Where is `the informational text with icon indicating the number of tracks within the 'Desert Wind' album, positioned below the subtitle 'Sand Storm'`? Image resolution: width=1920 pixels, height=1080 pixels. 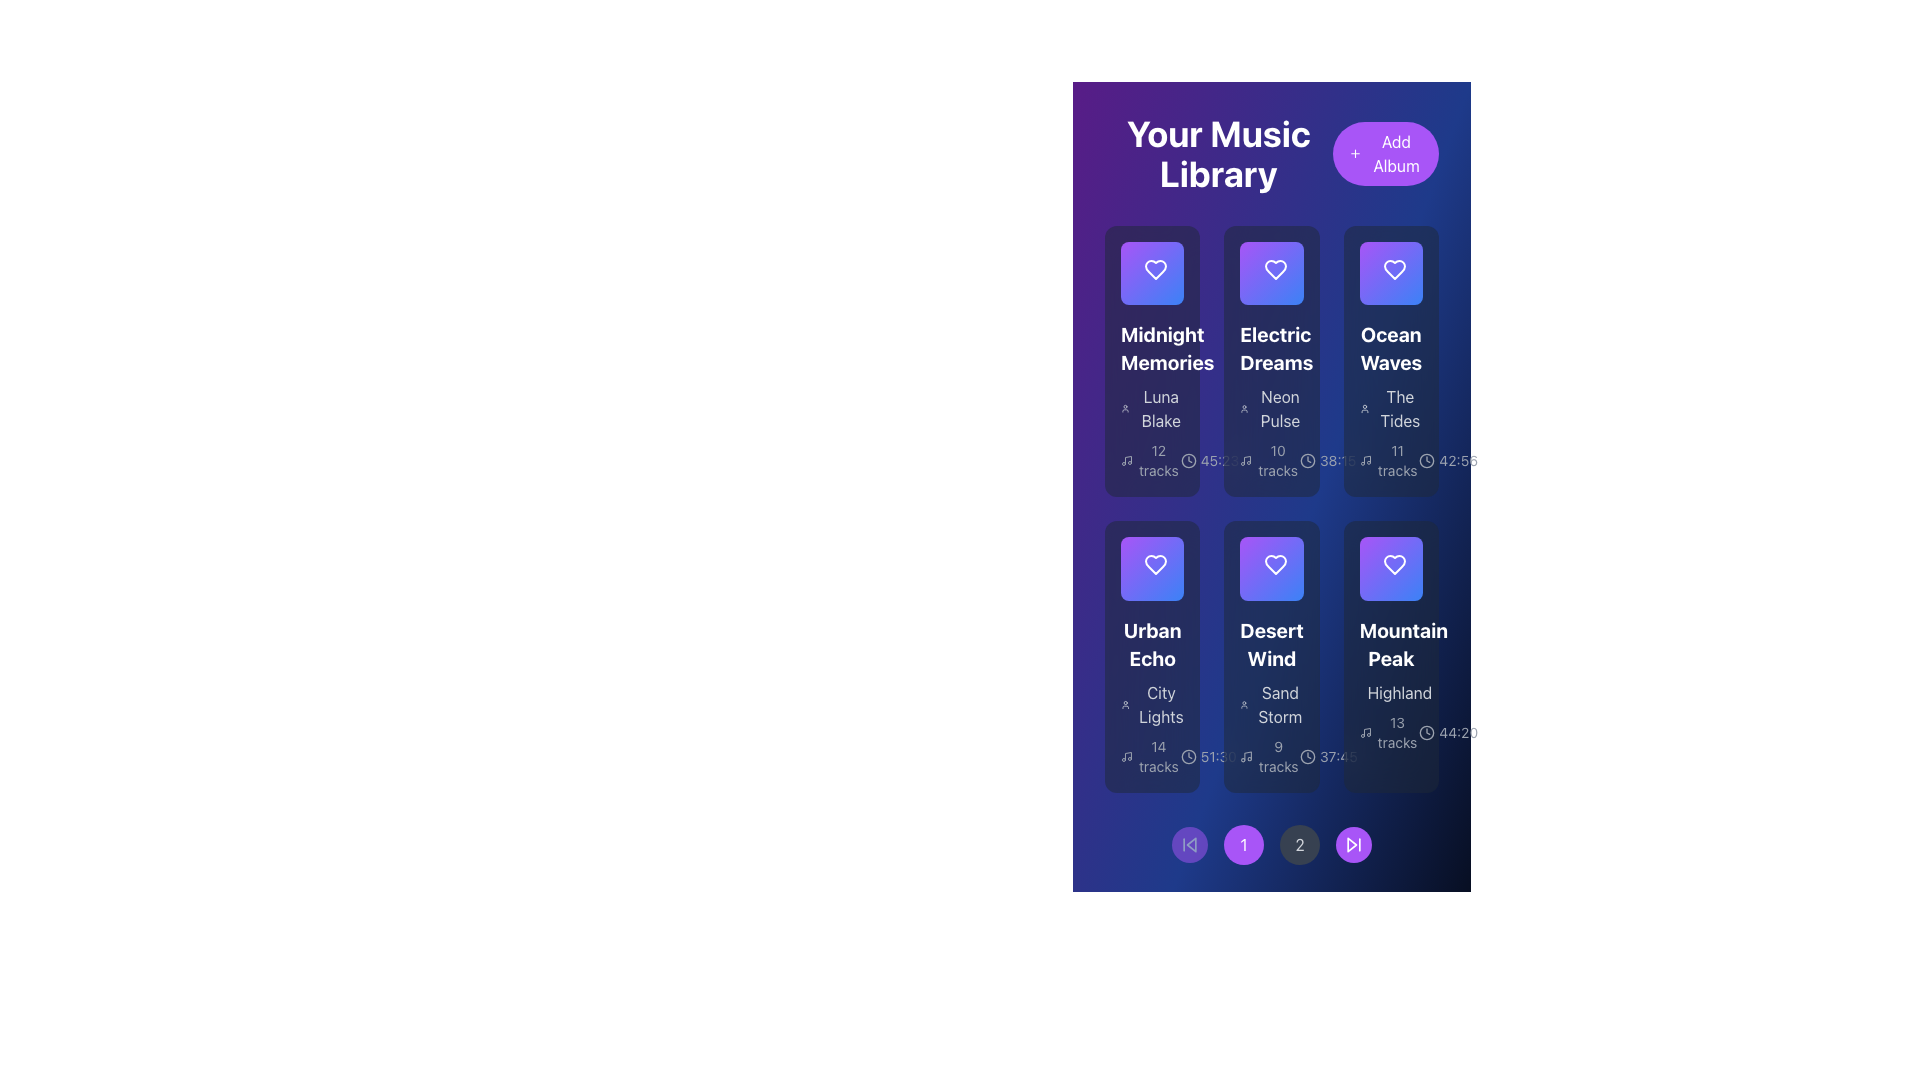 the informational text with icon indicating the number of tracks within the 'Desert Wind' album, positioned below the subtitle 'Sand Storm' is located at coordinates (1269, 756).